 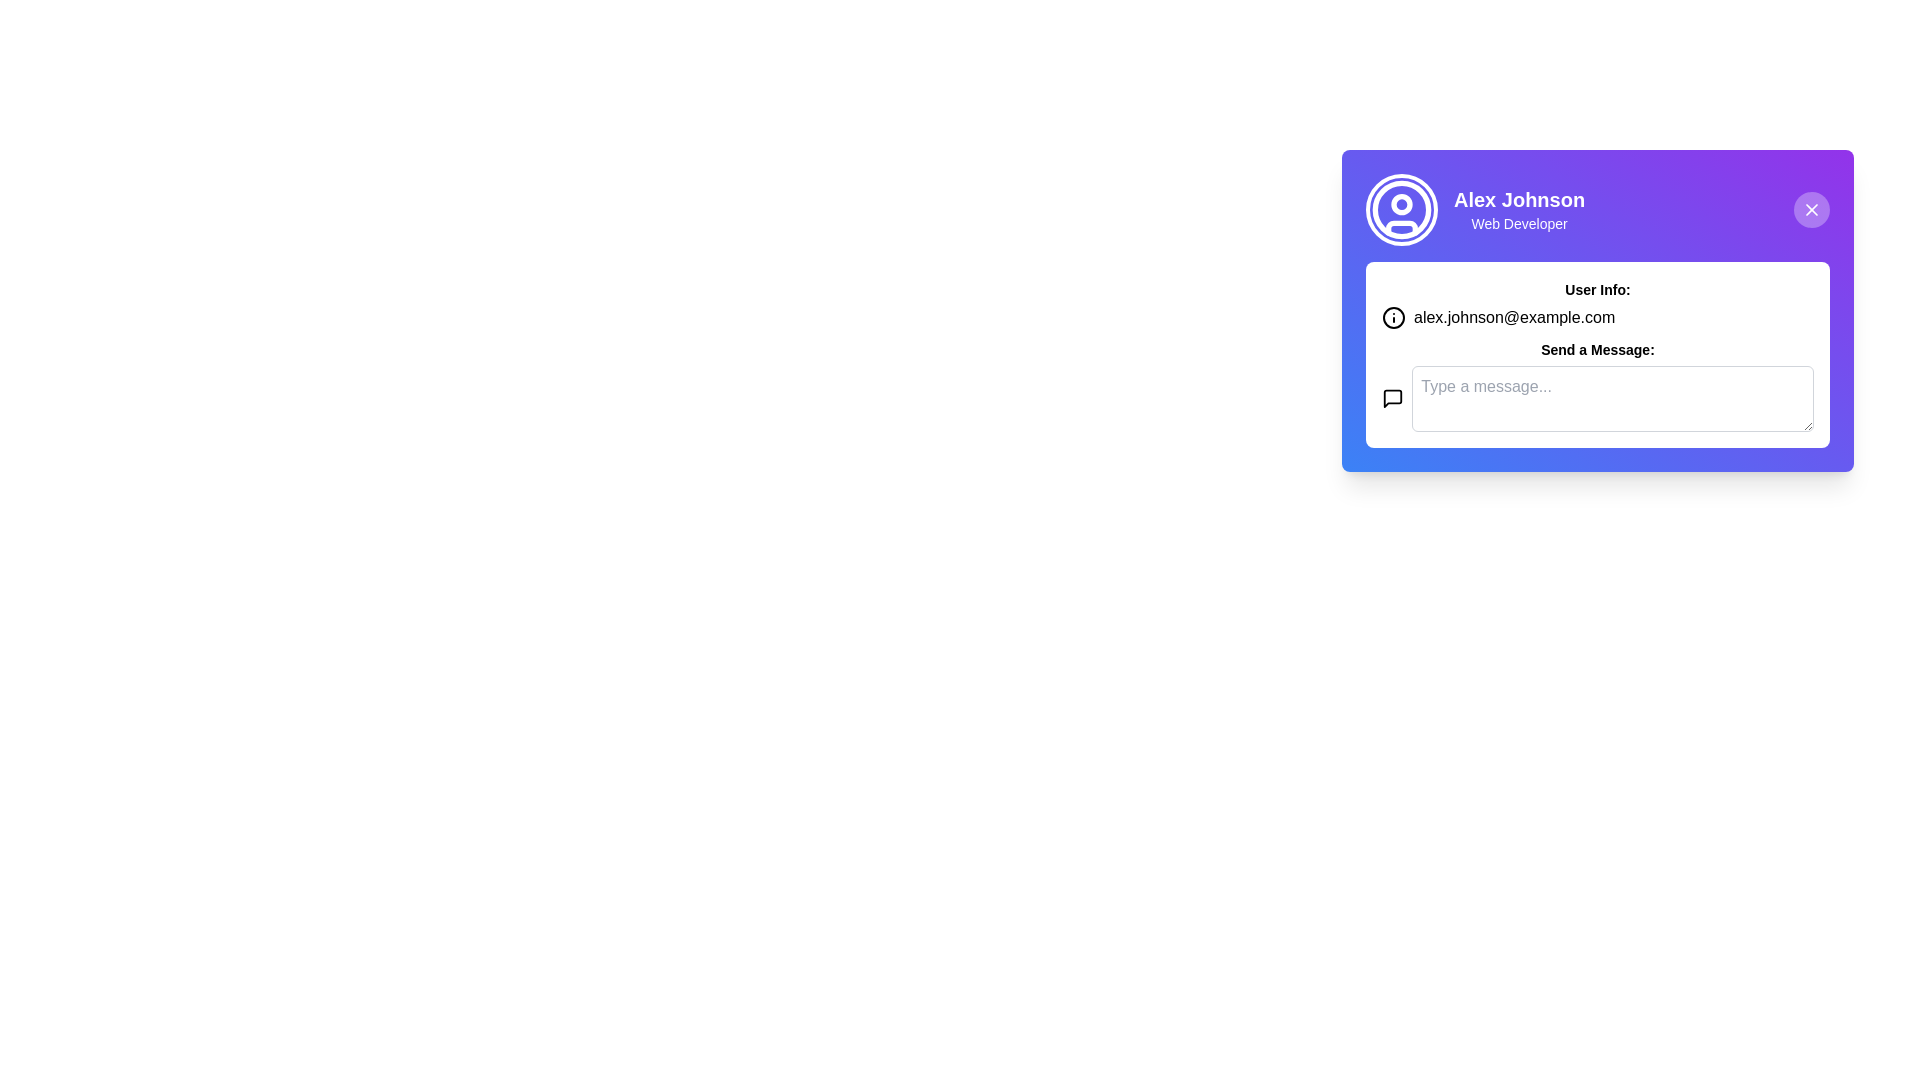 I want to click on the text label that displays 'Send a Message:', which is located in the bottom-right section of the main card layout, above the text input field, so click(x=1597, y=349).